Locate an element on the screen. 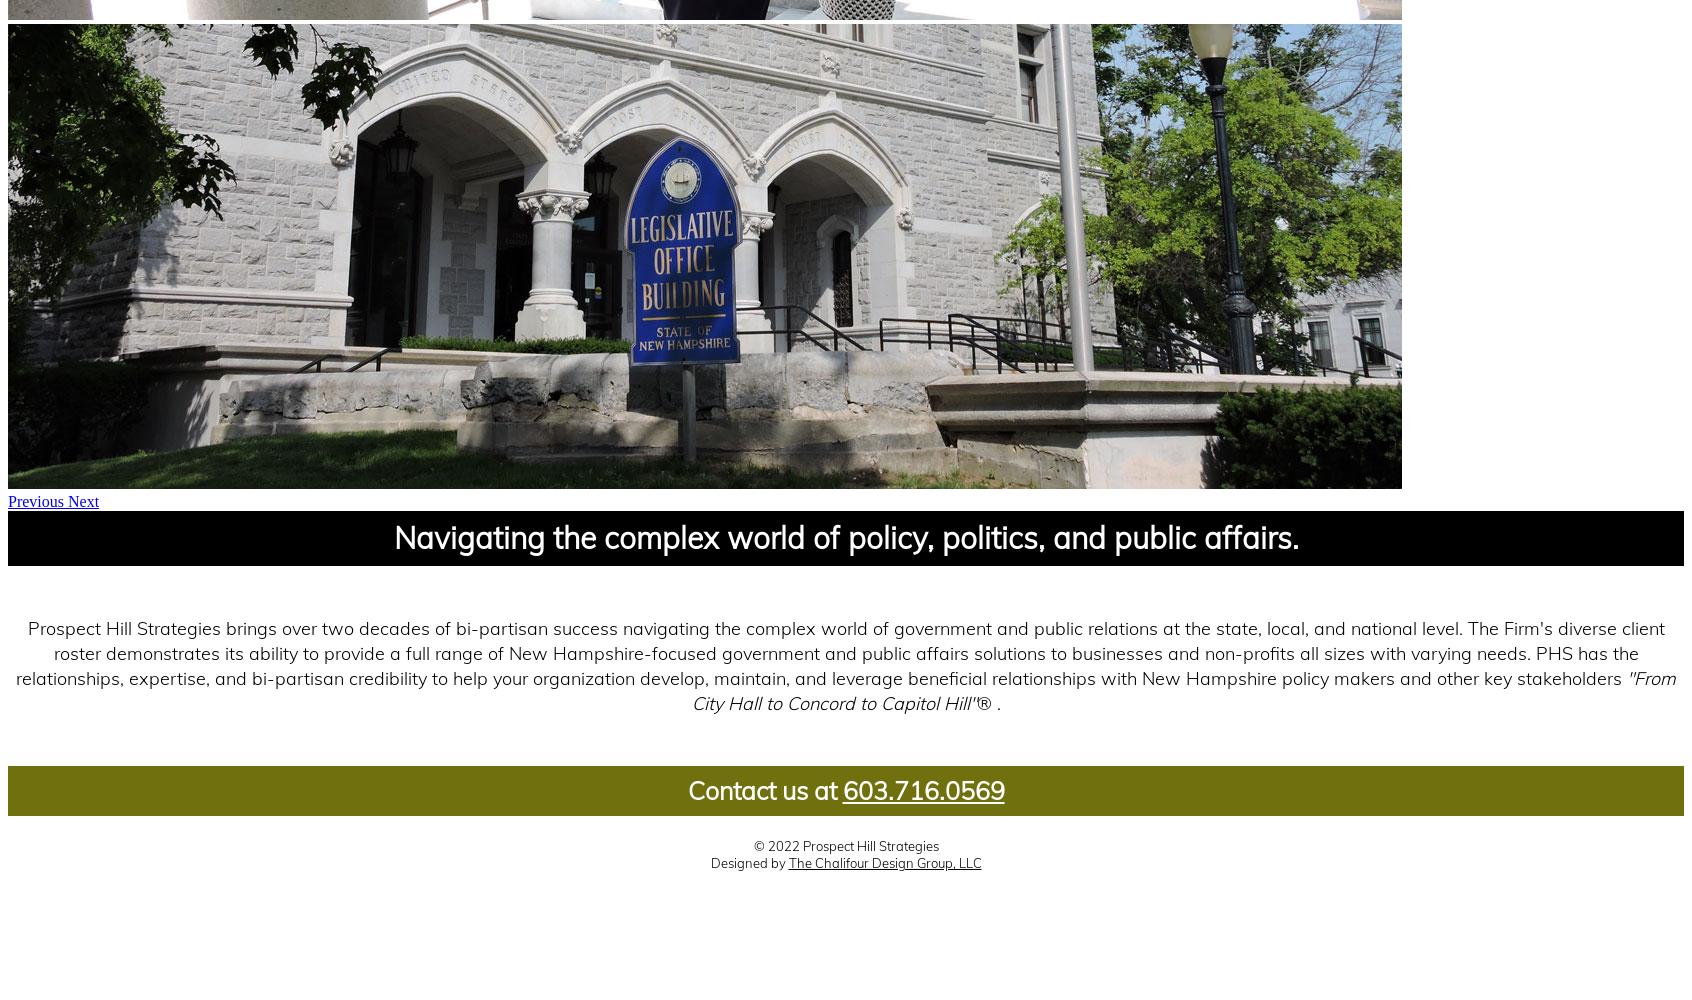  'Previous' is located at coordinates (35, 501).